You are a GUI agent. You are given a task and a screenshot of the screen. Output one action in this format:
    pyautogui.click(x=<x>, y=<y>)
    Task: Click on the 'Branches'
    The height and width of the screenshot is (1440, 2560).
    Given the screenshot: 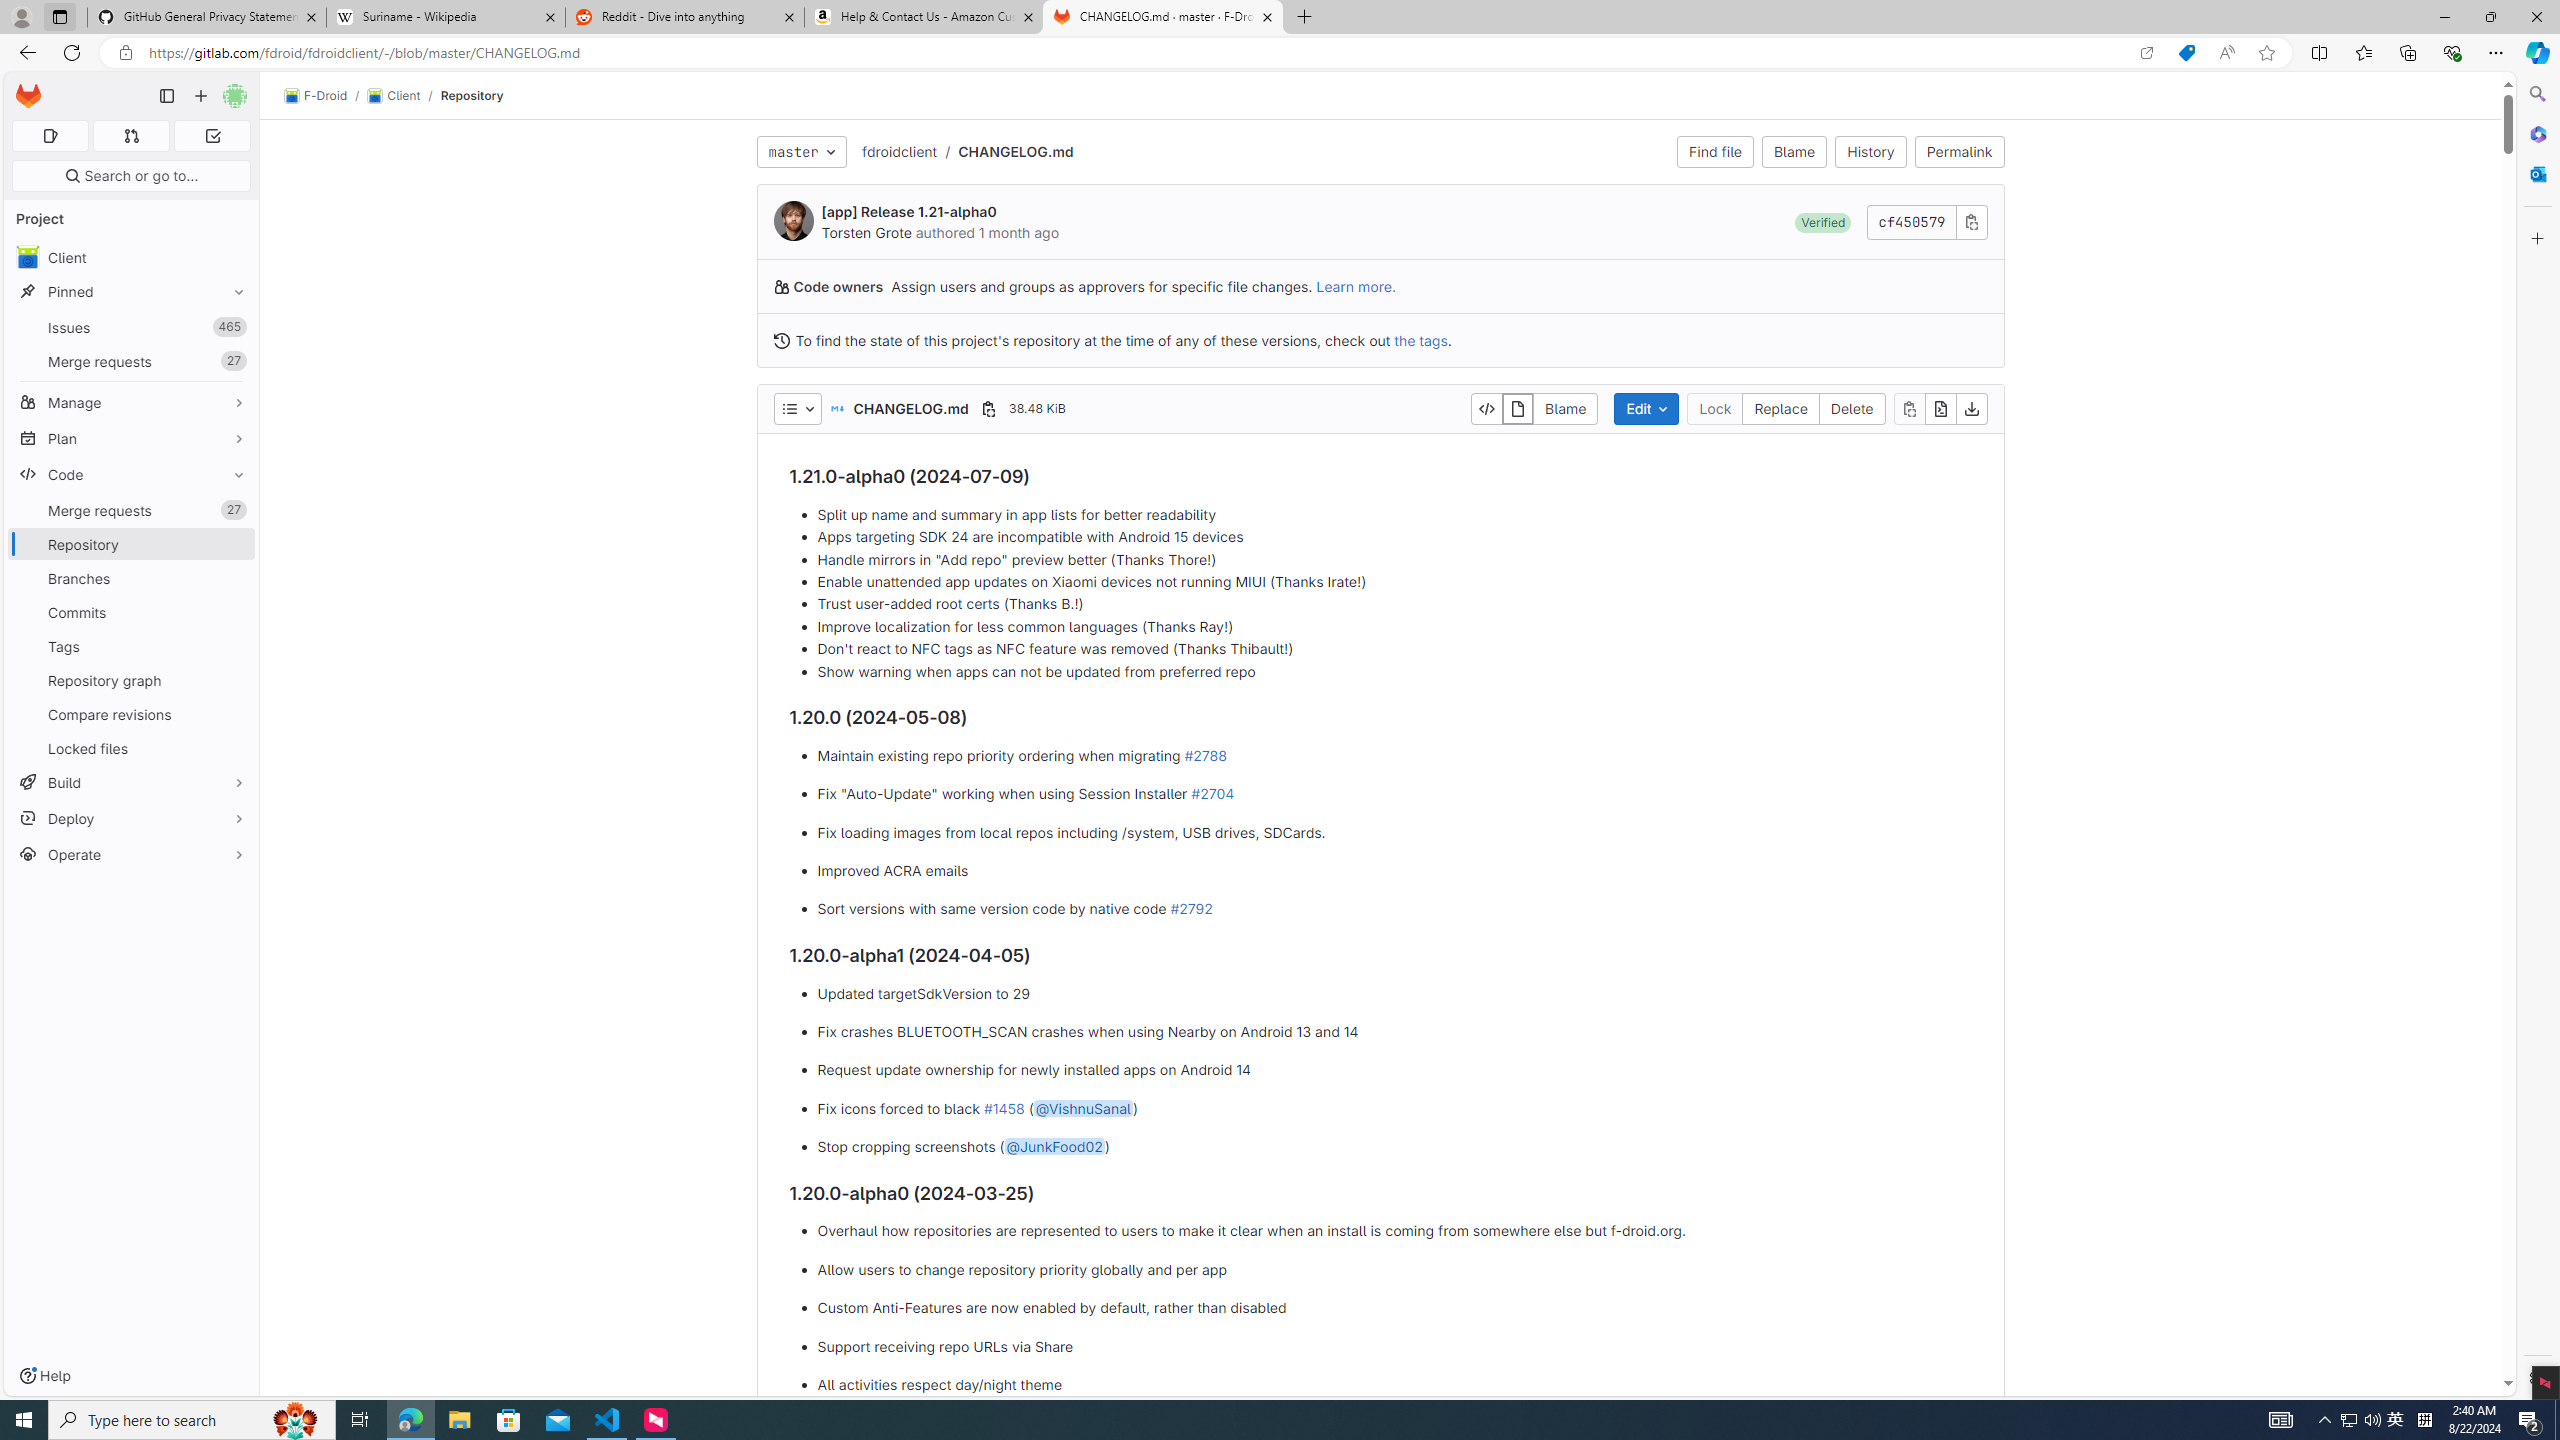 What is the action you would take?
    pyautogui.click(x=130, y=578)
    